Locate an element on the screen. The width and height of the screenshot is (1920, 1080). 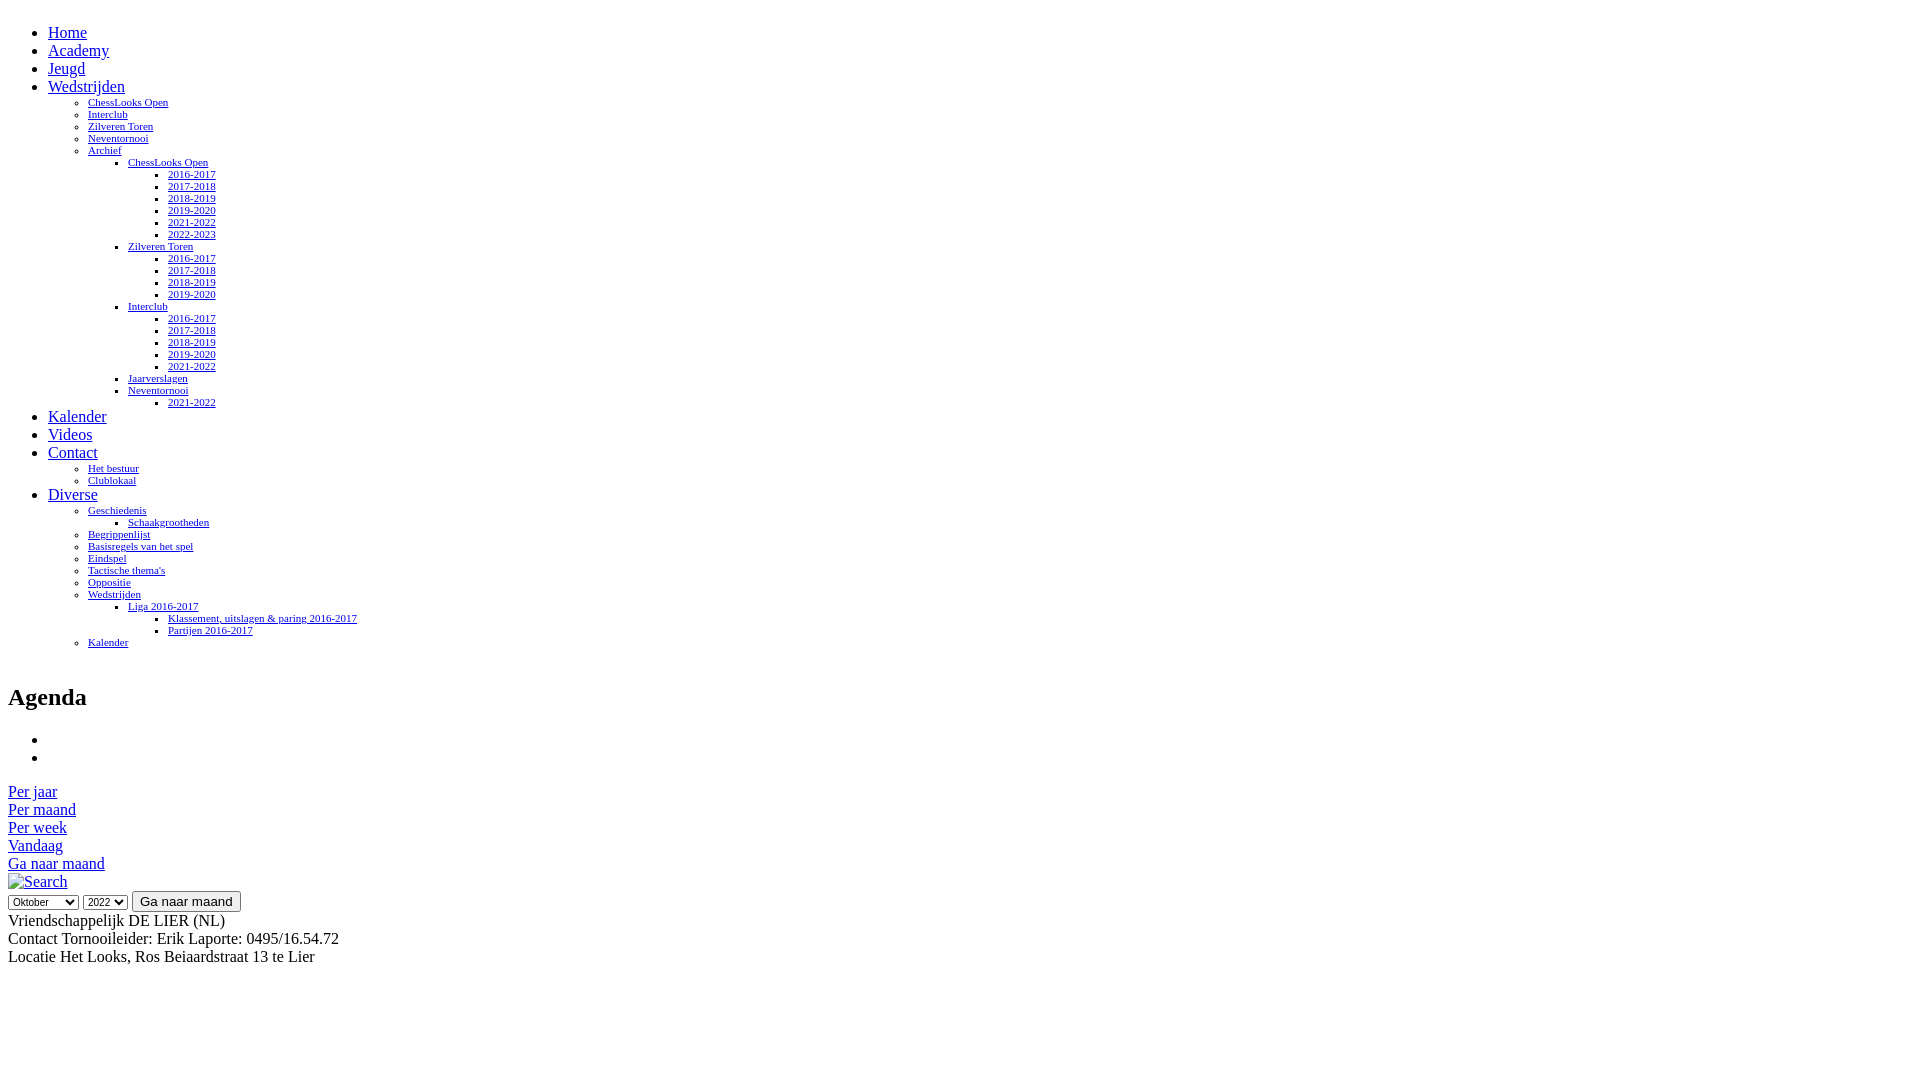
'2017-2018' is located at coordinates (168, 270).